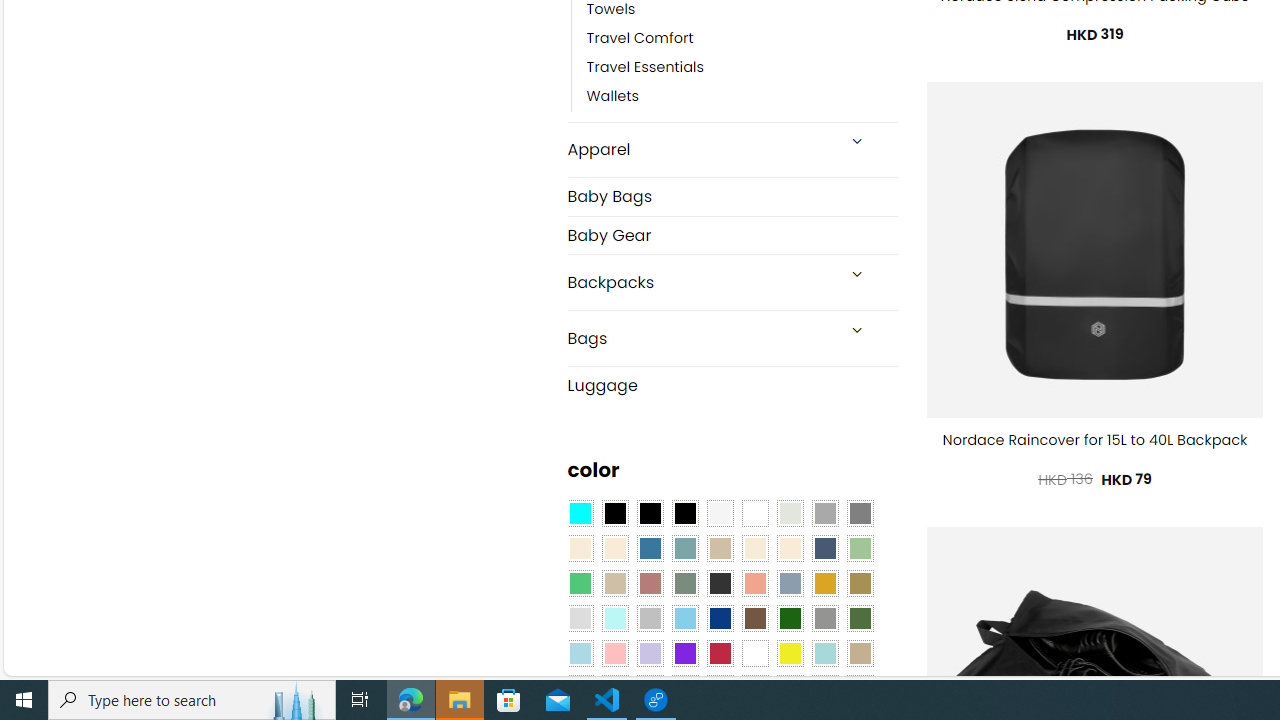  What do you see at coordinates (578, 653) in the screenshot?
I see `'Light Blue'` at bounding box center [578, 653].